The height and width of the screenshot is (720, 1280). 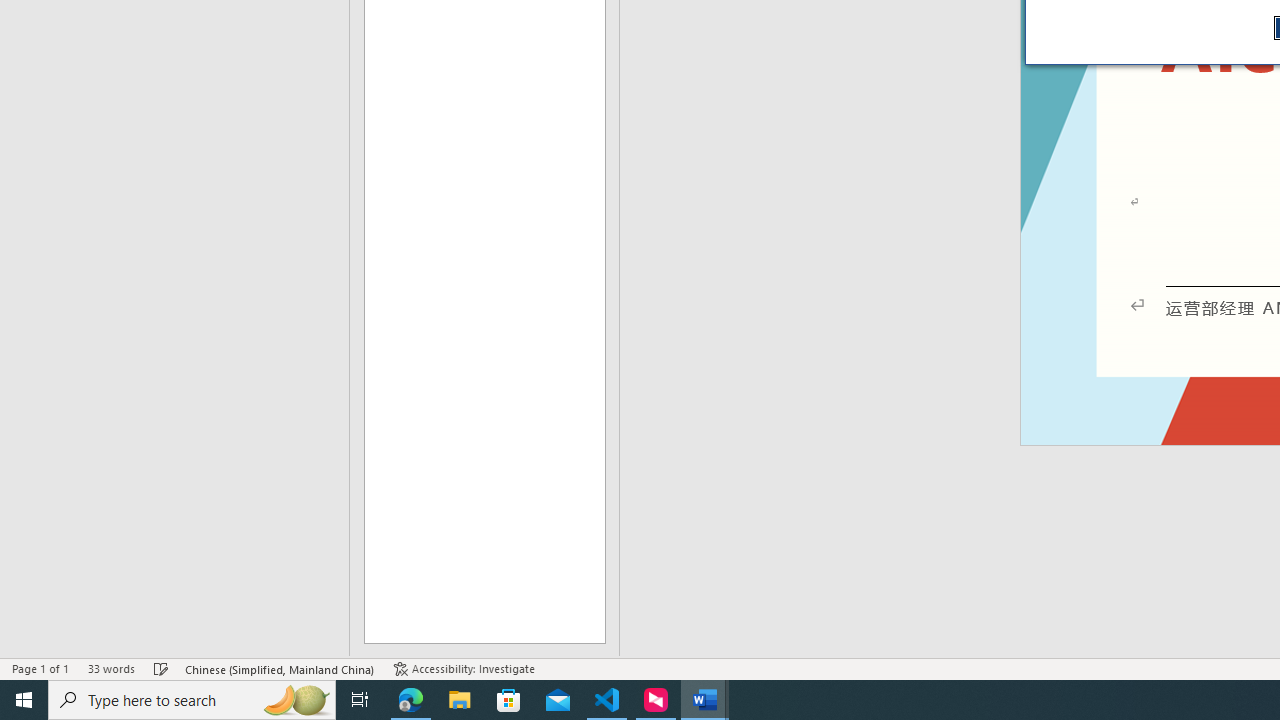 I want to click on 'File Explorer', so click(x=459, y=698).